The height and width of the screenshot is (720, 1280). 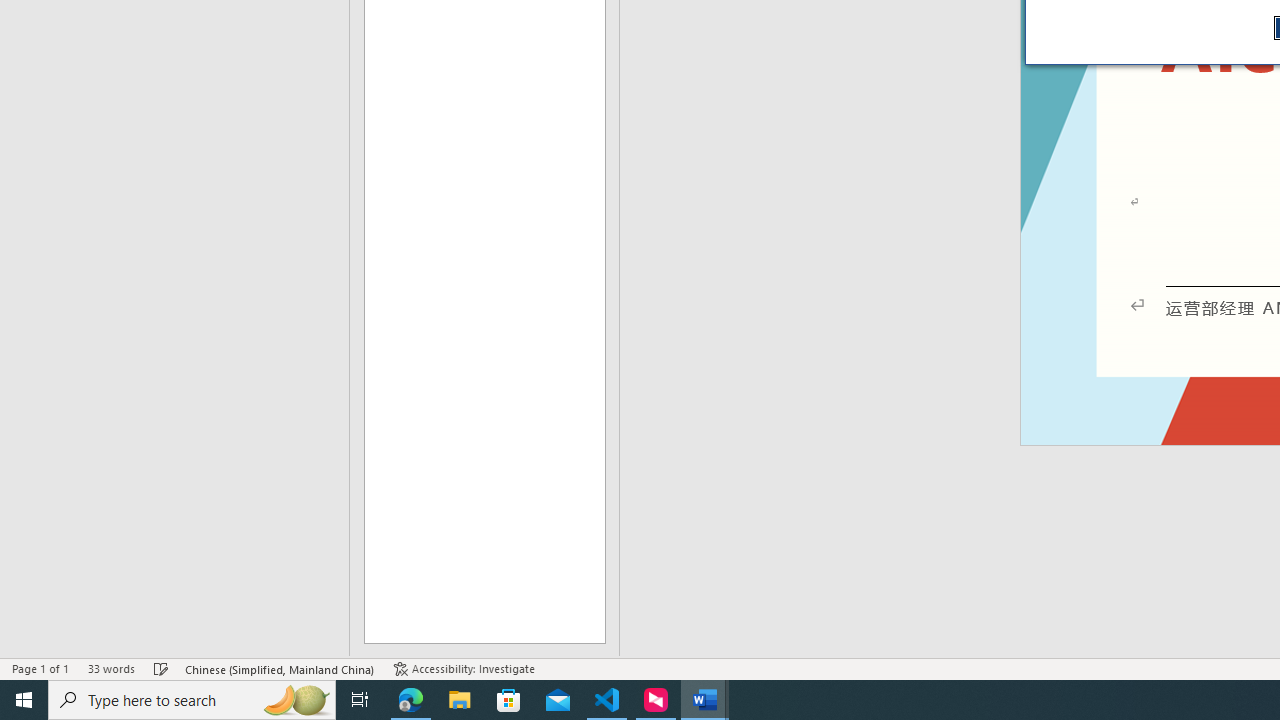 I want to click on 'File Explorer', so click(x=459, y=698).